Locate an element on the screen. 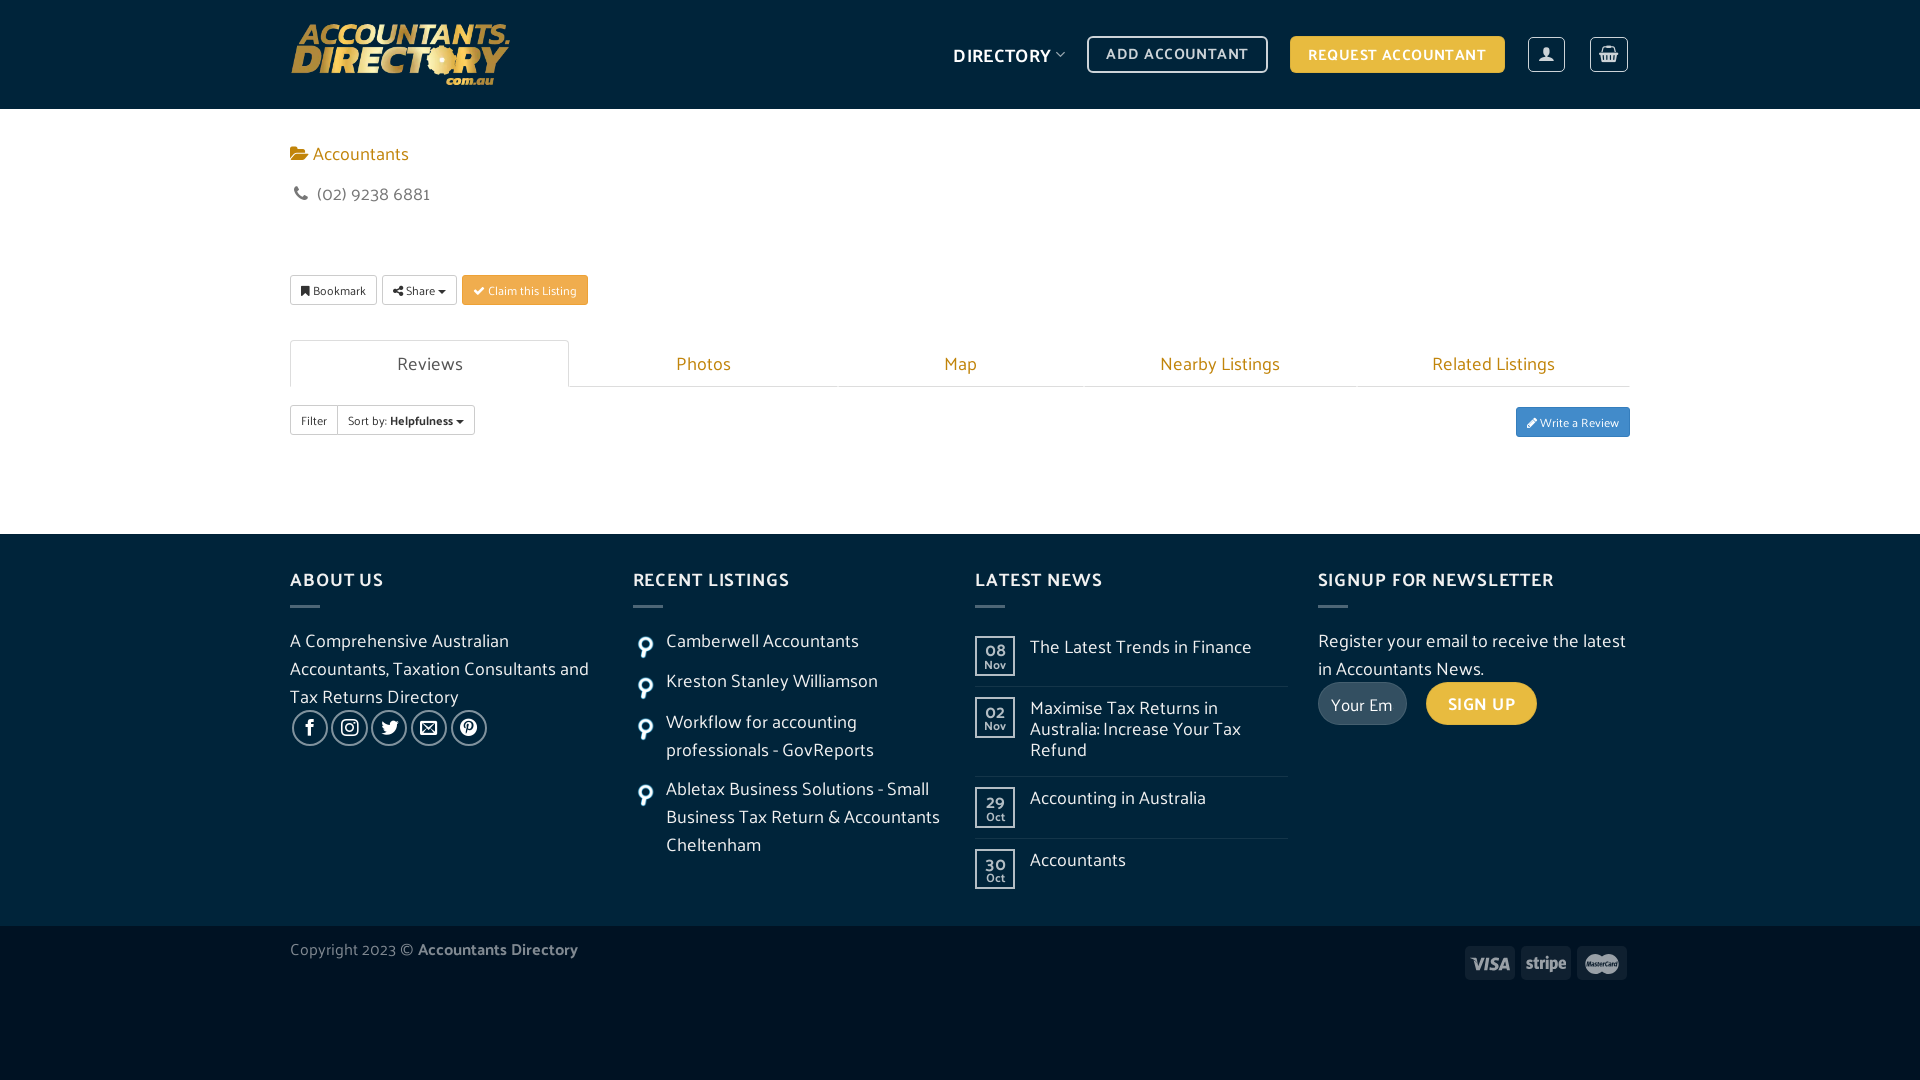  'Camberwell Accountants' is located at coordinates (761, 640).